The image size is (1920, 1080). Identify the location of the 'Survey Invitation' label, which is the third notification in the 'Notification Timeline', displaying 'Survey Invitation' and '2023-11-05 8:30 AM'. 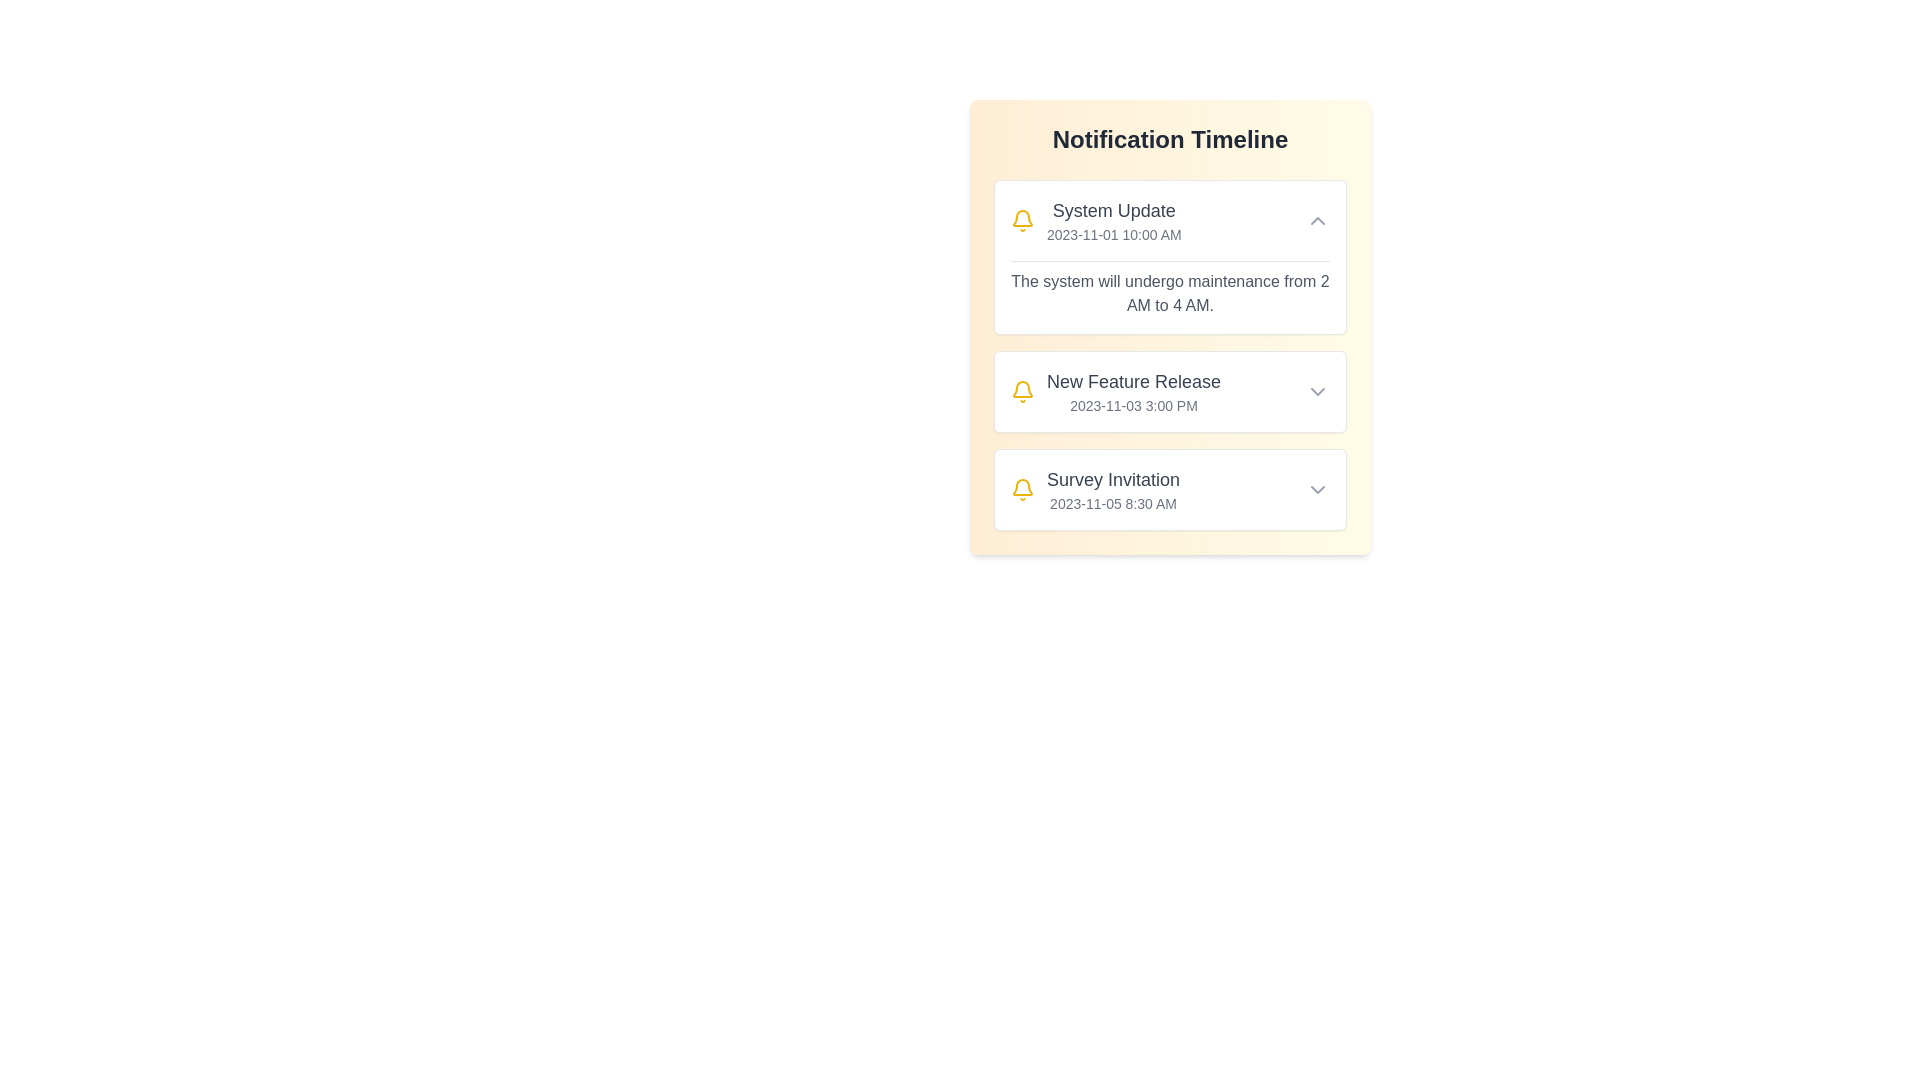
(1112, 489).